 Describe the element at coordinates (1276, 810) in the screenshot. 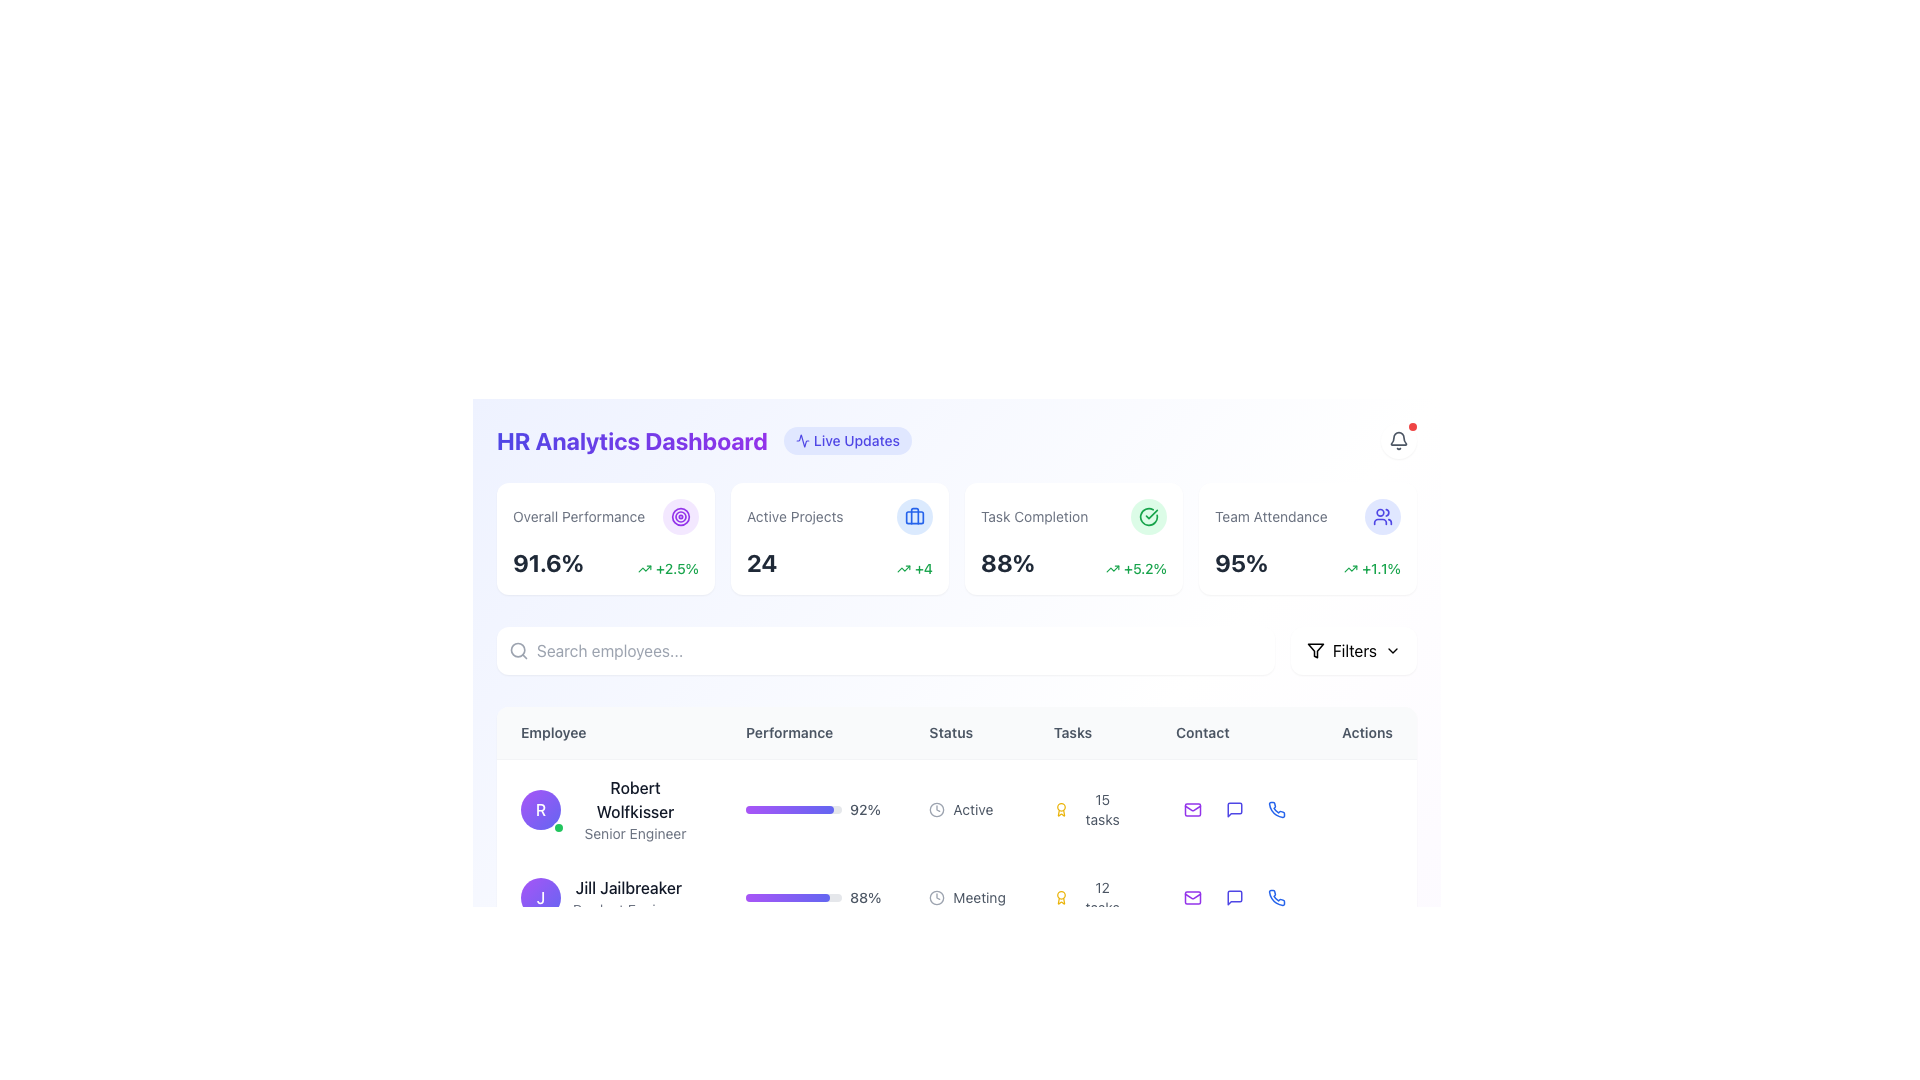

I see `the blue phone icon` at that location.